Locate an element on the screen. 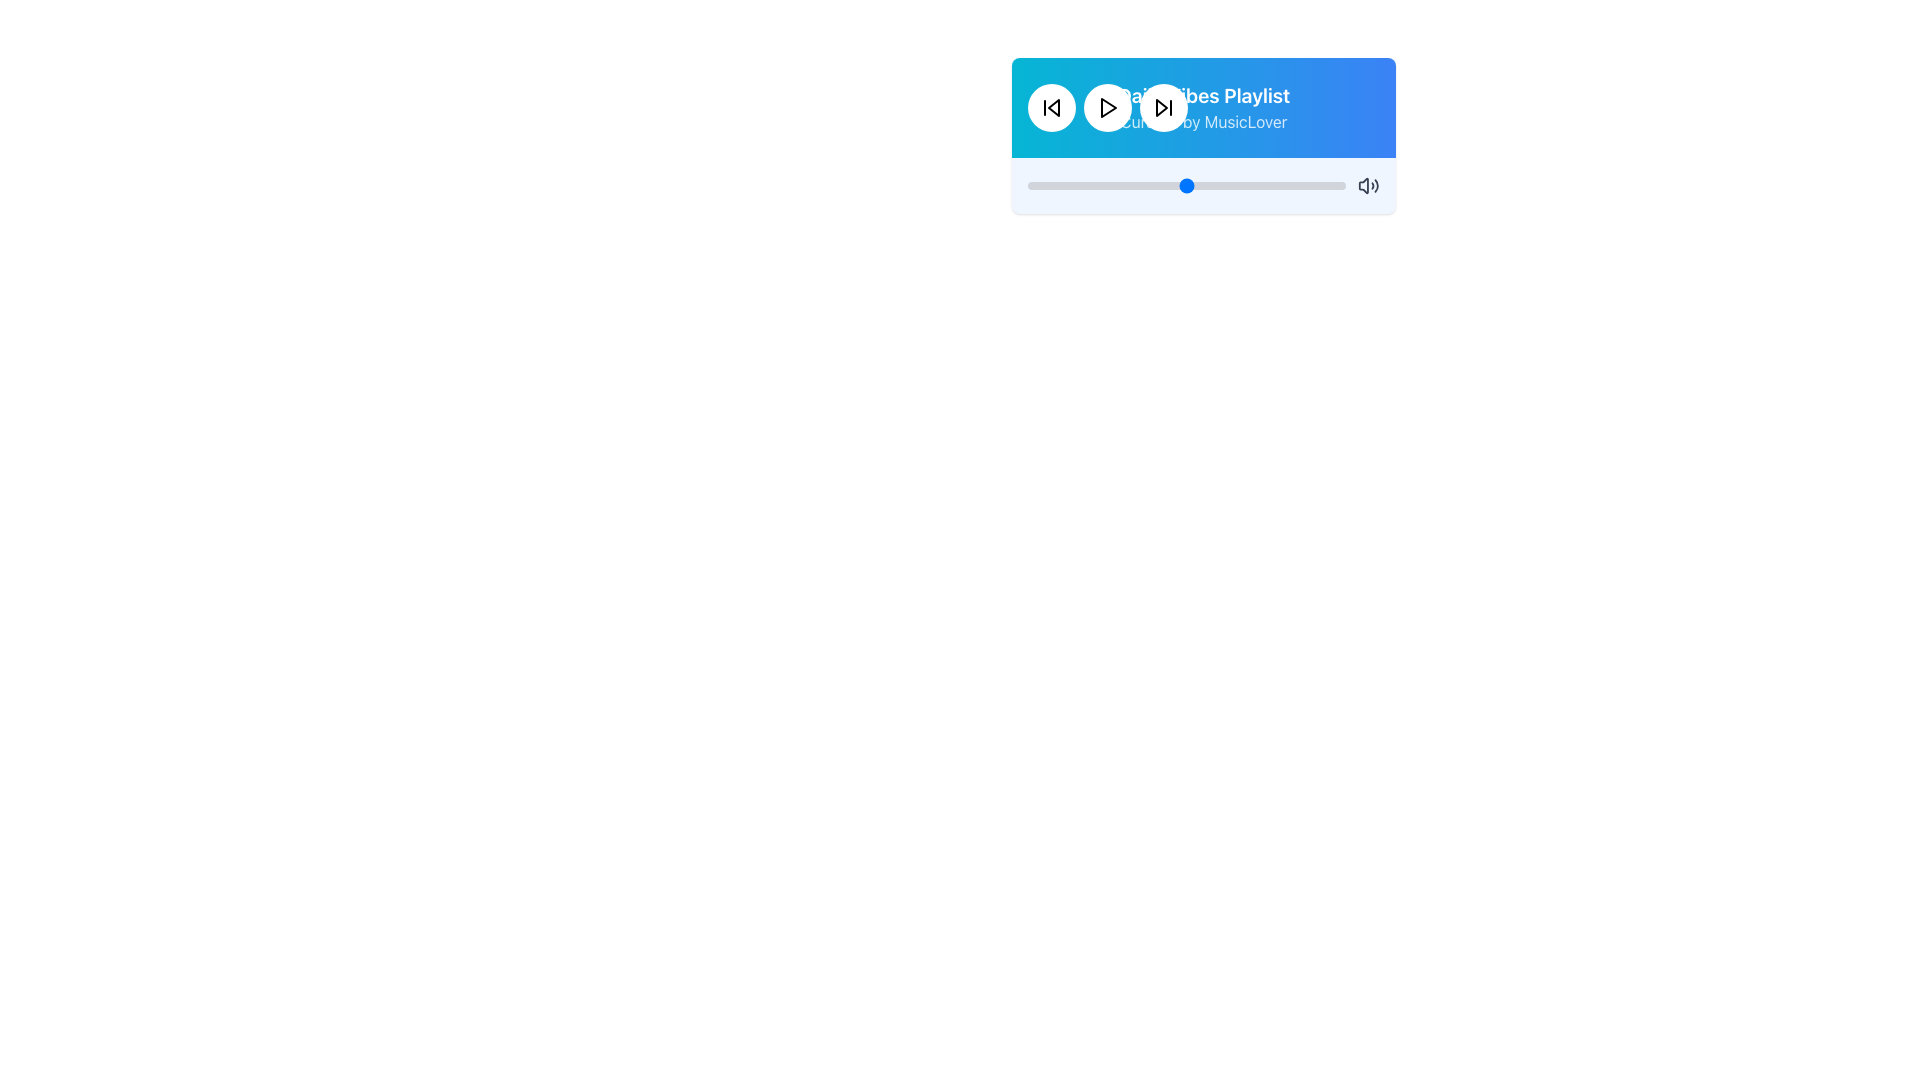 The image size is (1920, 1080). slider value is located at coordinates (1152, 185).